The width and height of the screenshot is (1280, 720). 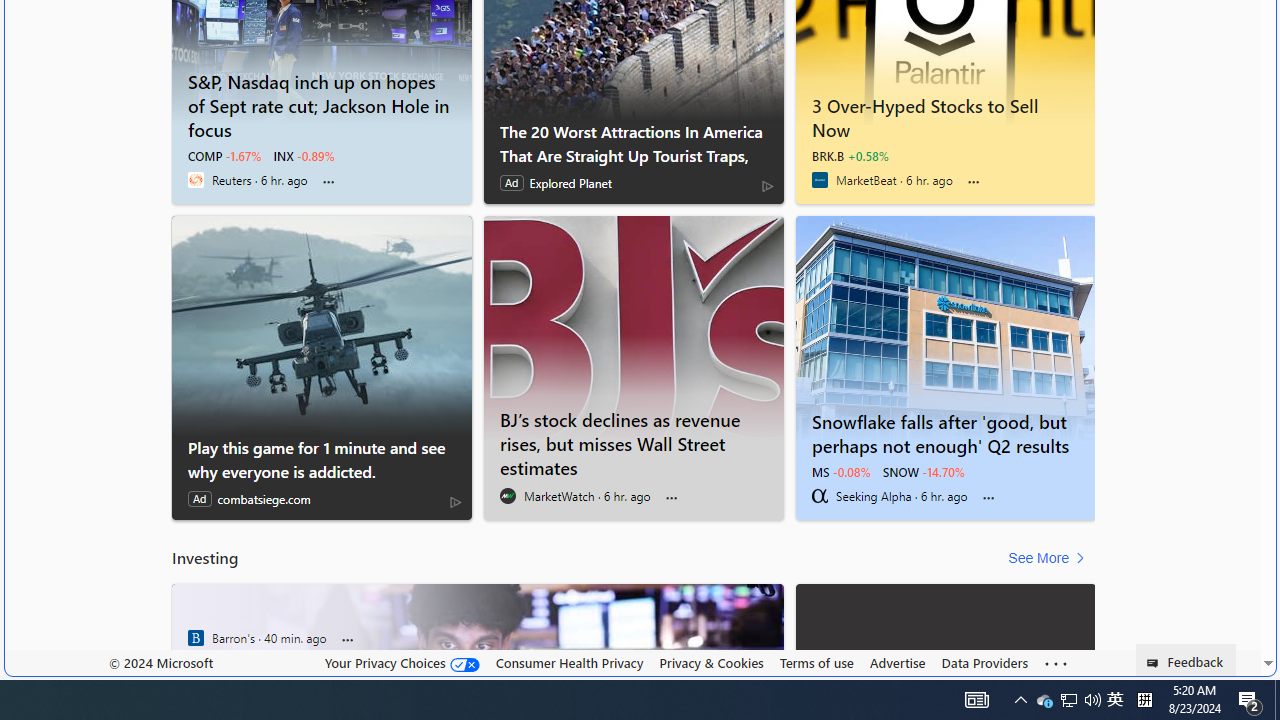 I want to click on 'Barron', so click(x=195, y=637).